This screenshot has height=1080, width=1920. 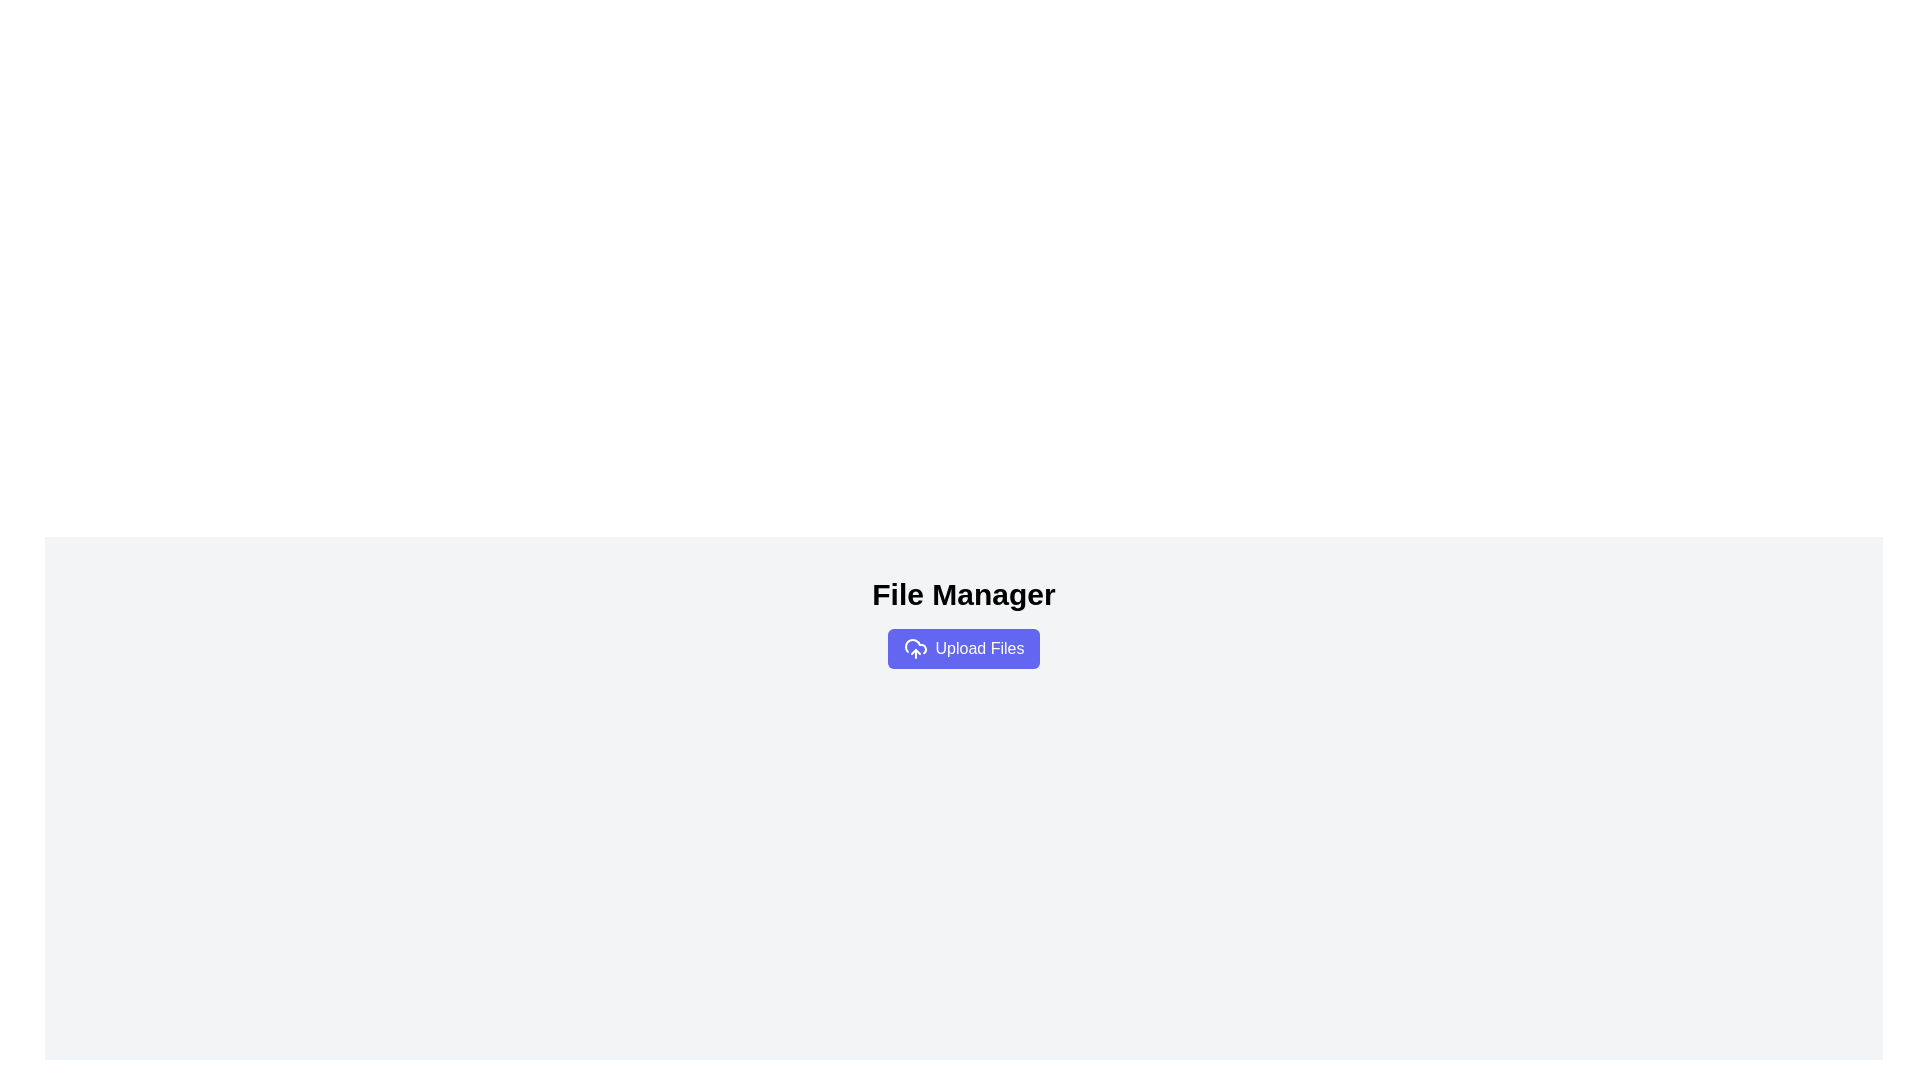 What do you see at coordinates (964, 648) in the screenshot?
I see `the 'Upload' button located centered below the 'File Manager' heading for accessibility interactions` at bounding box center [964, 648].